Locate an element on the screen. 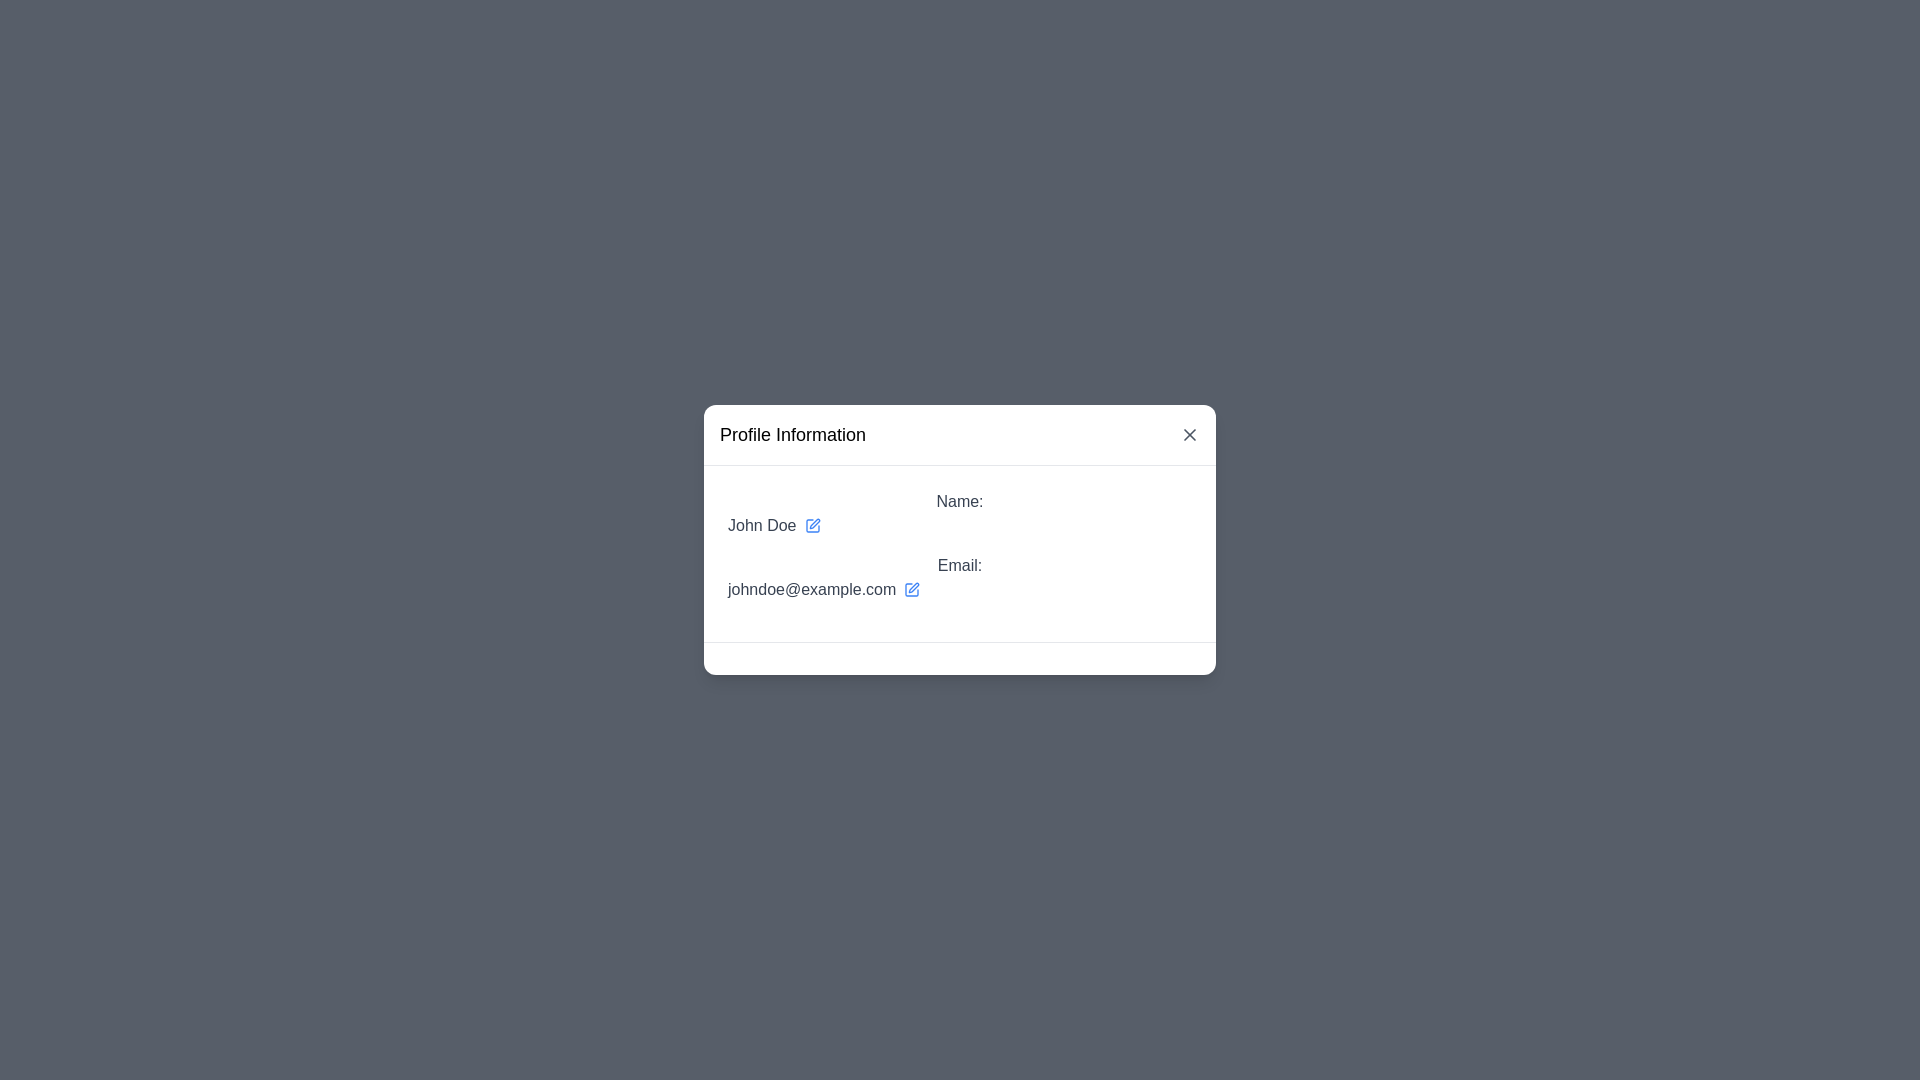  the text label identifying the 'Name' field in the 'Profile Information' modal is located at coordinates (960, 500).